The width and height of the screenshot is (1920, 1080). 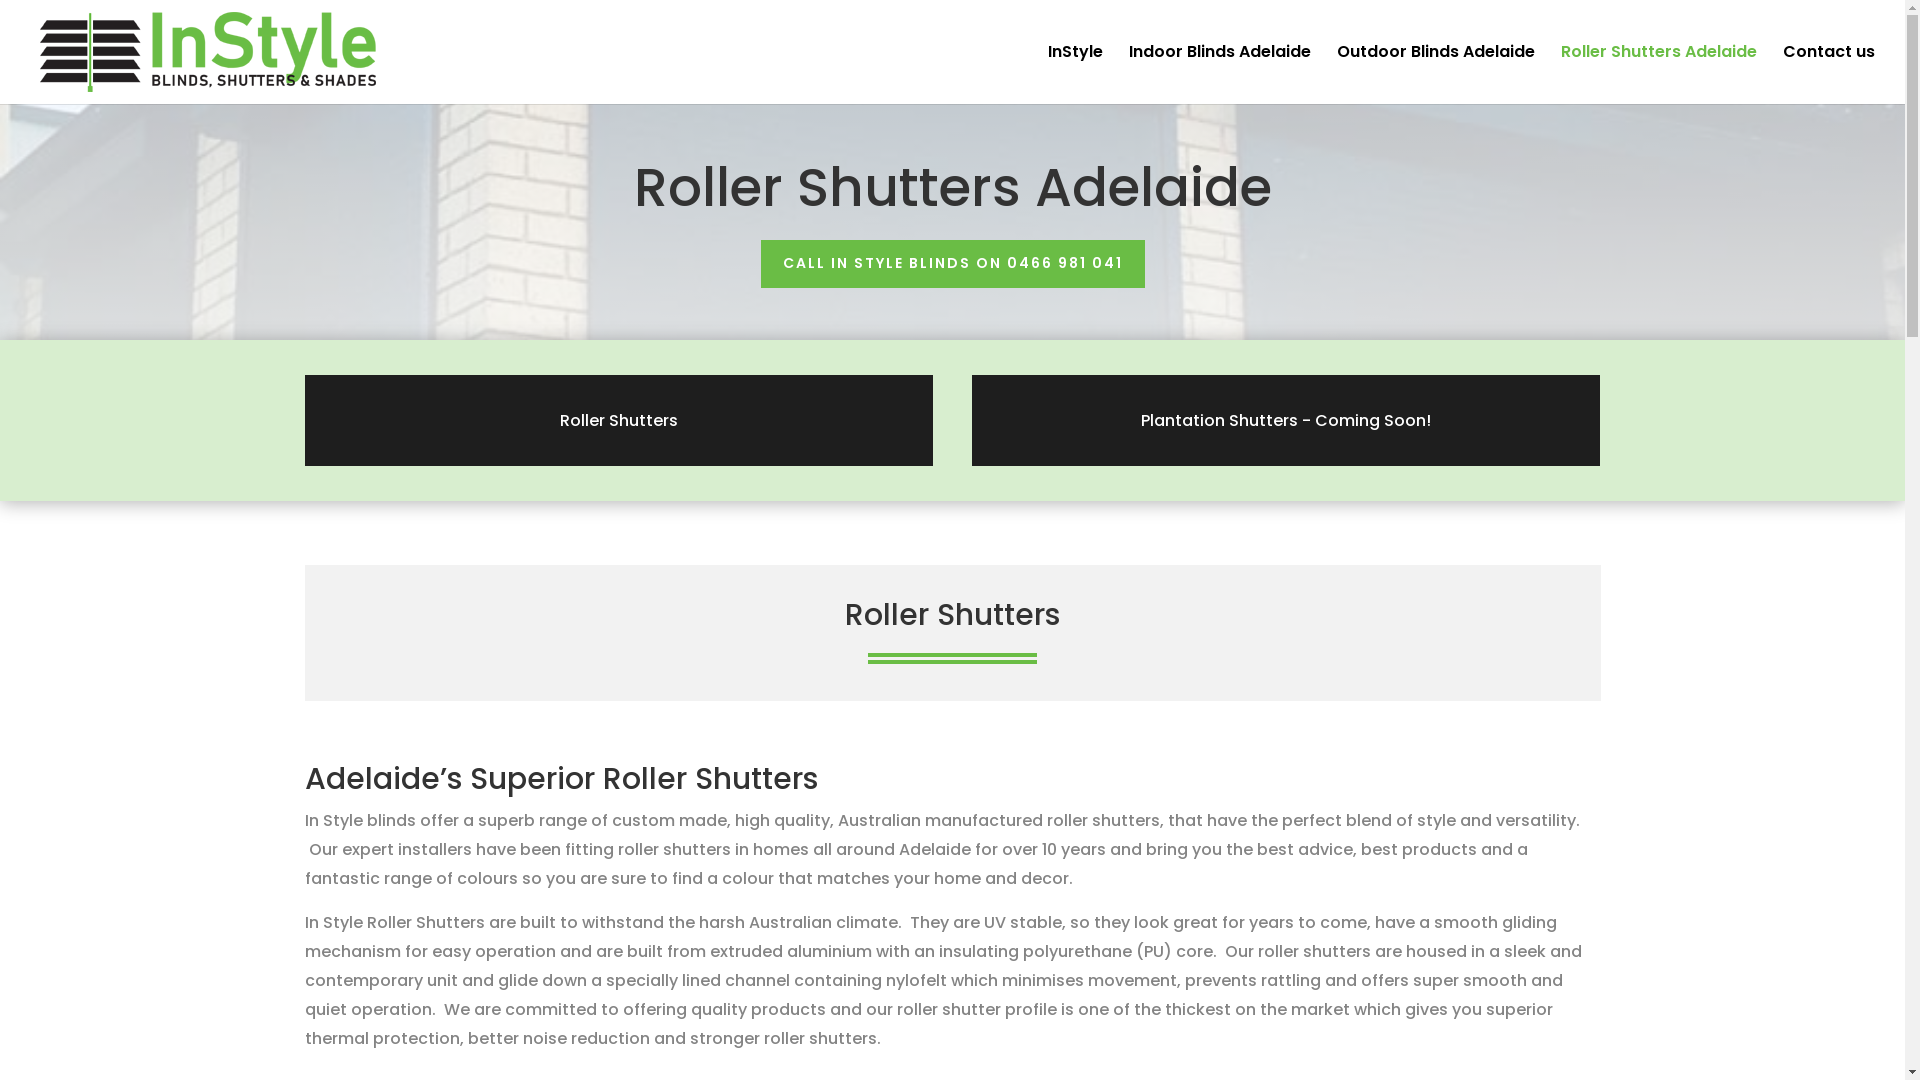 What do you see at coordinates (1434, 73) in the screenshot?
I see `'Outdoor Blinds Adelaide'` at bounding box center [1434, 73].